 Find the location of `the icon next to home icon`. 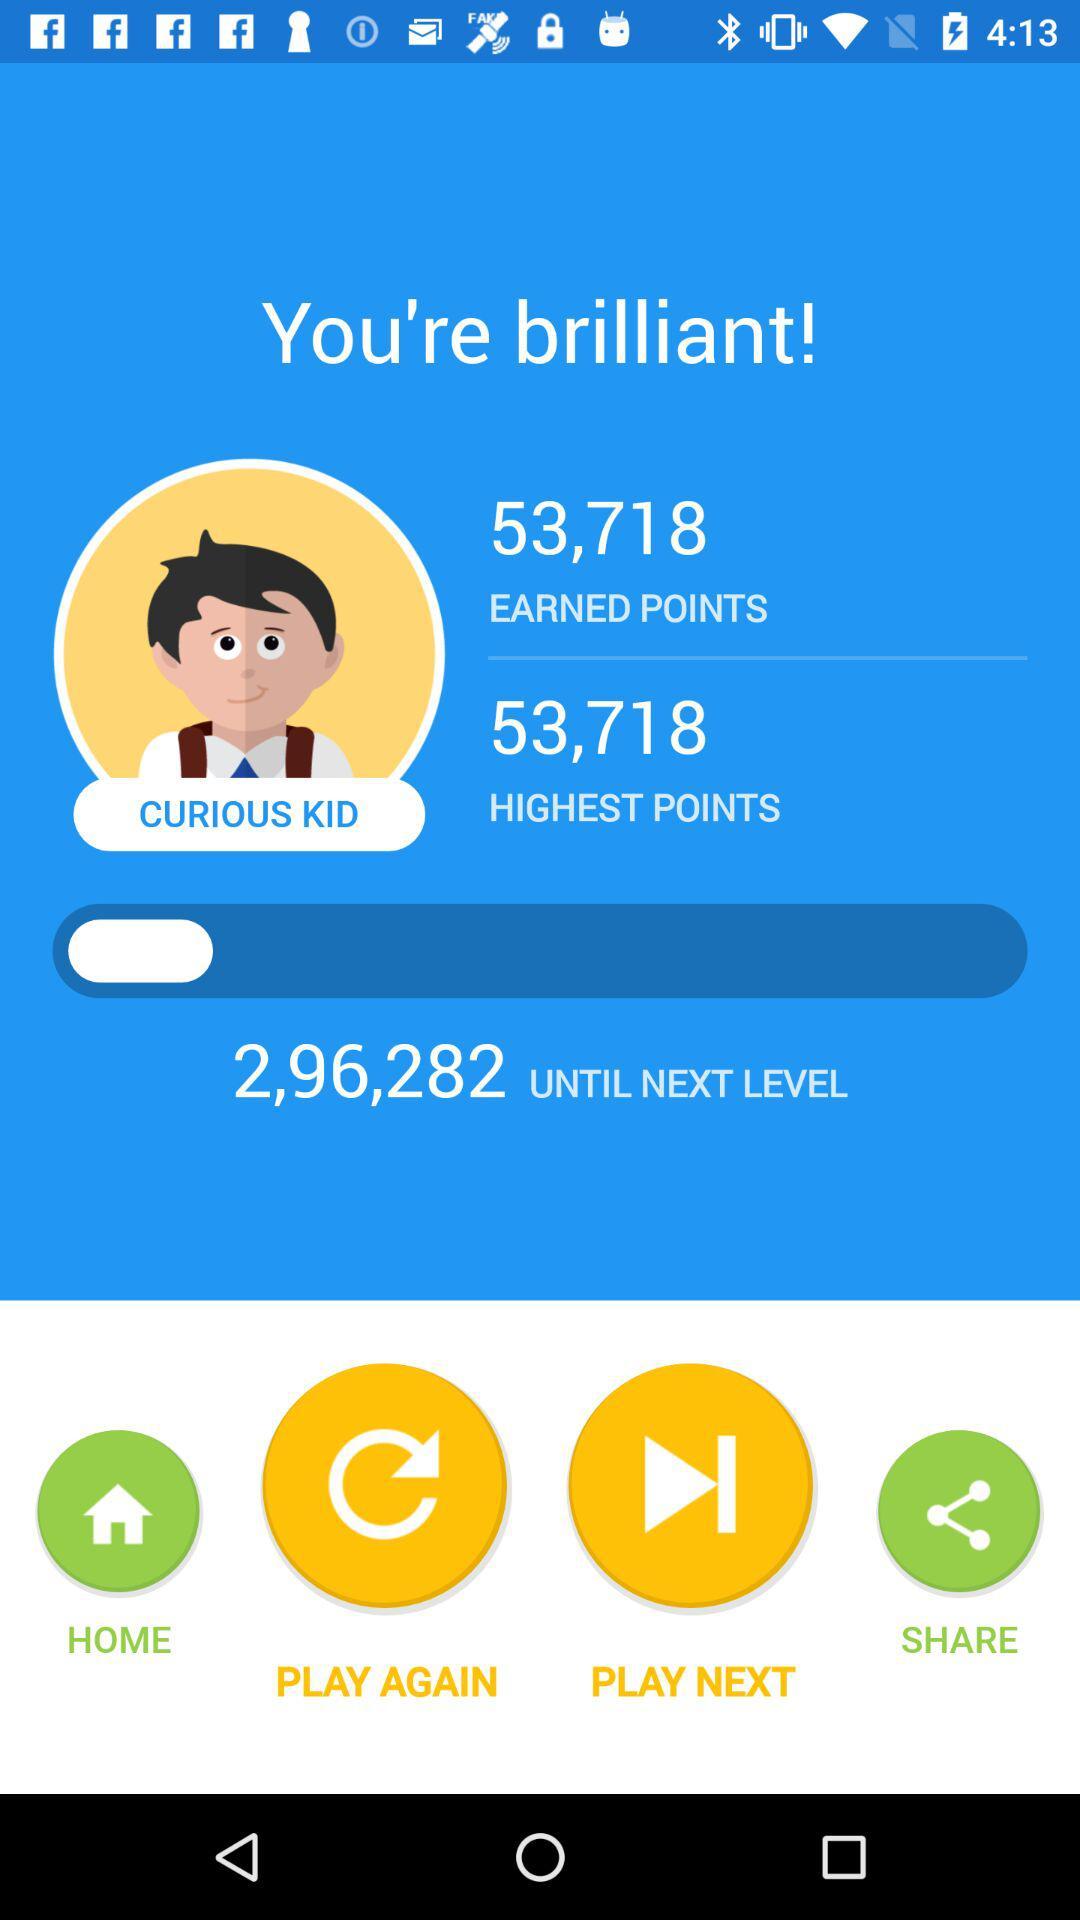

the icon next to home icon is located at coordinates (386, 1680).